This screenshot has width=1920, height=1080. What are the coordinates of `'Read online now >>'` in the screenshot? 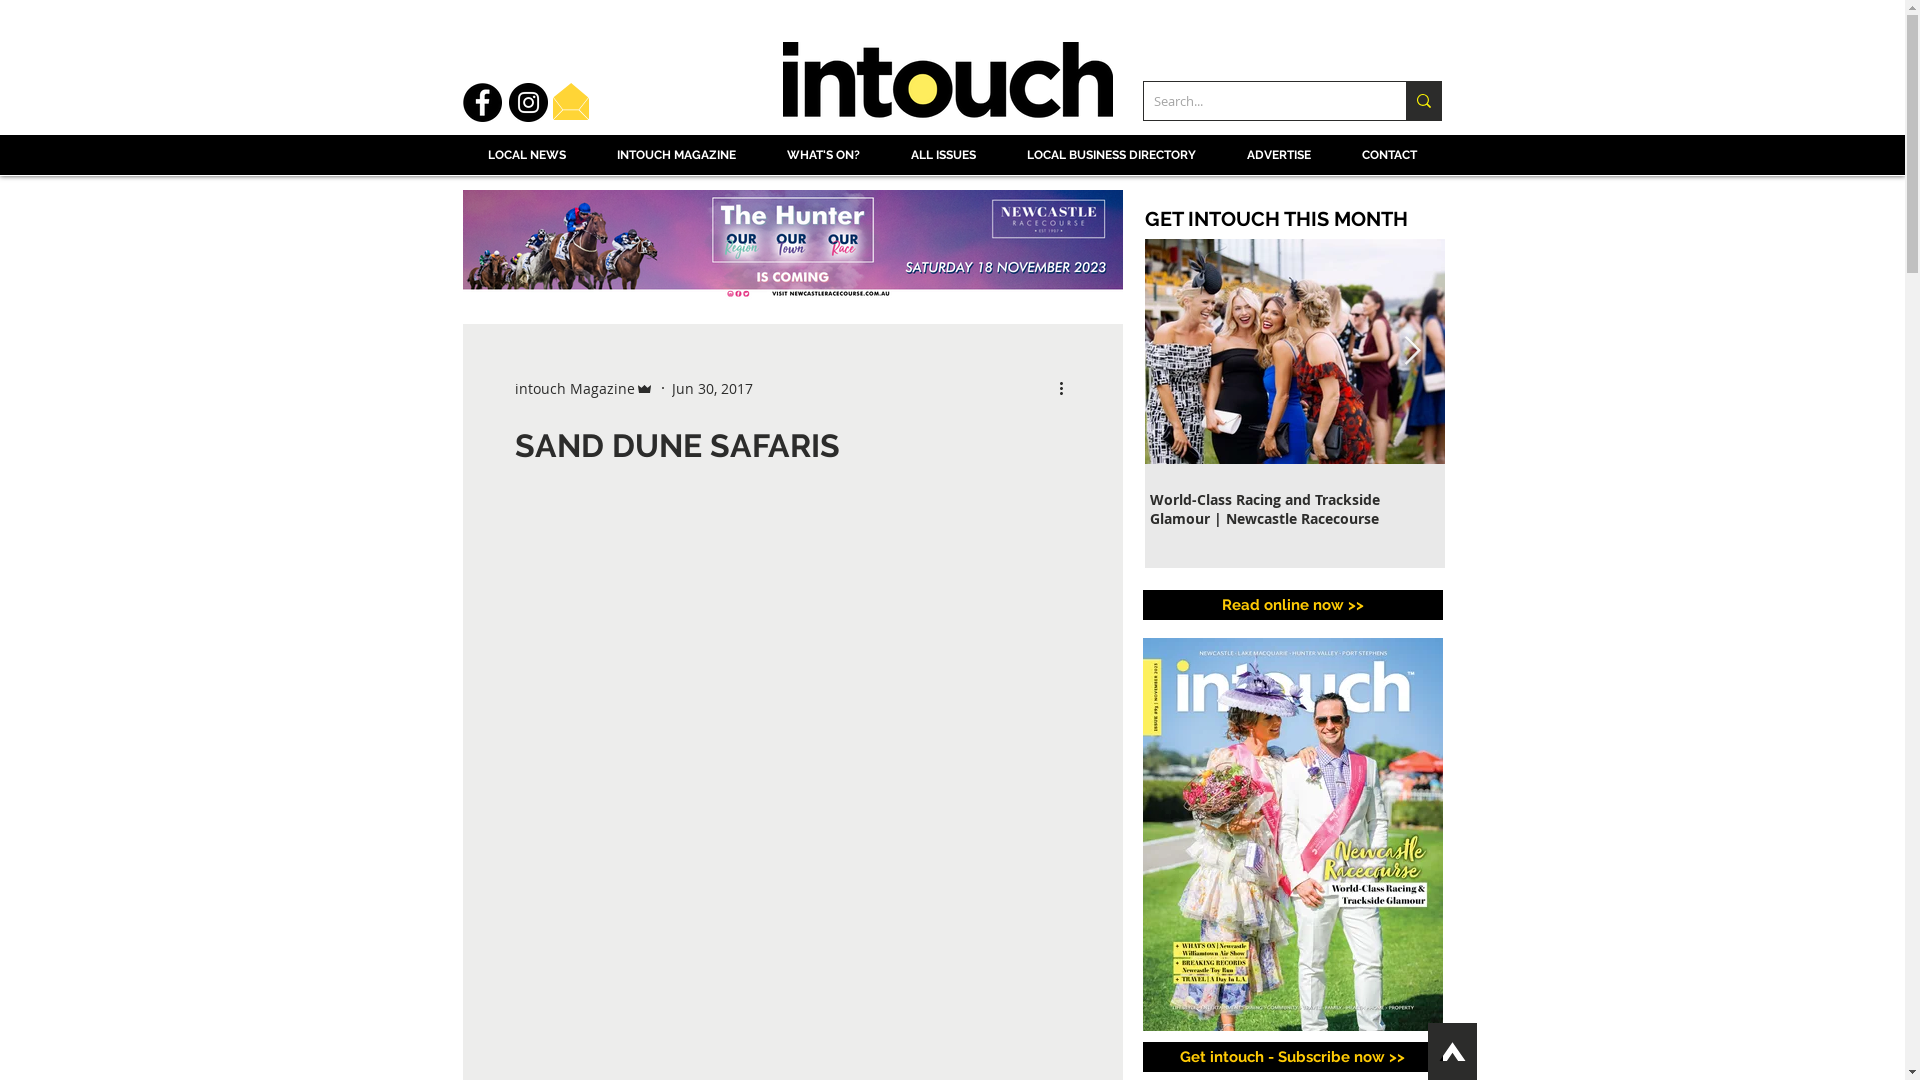 It's located at (1291, 604).